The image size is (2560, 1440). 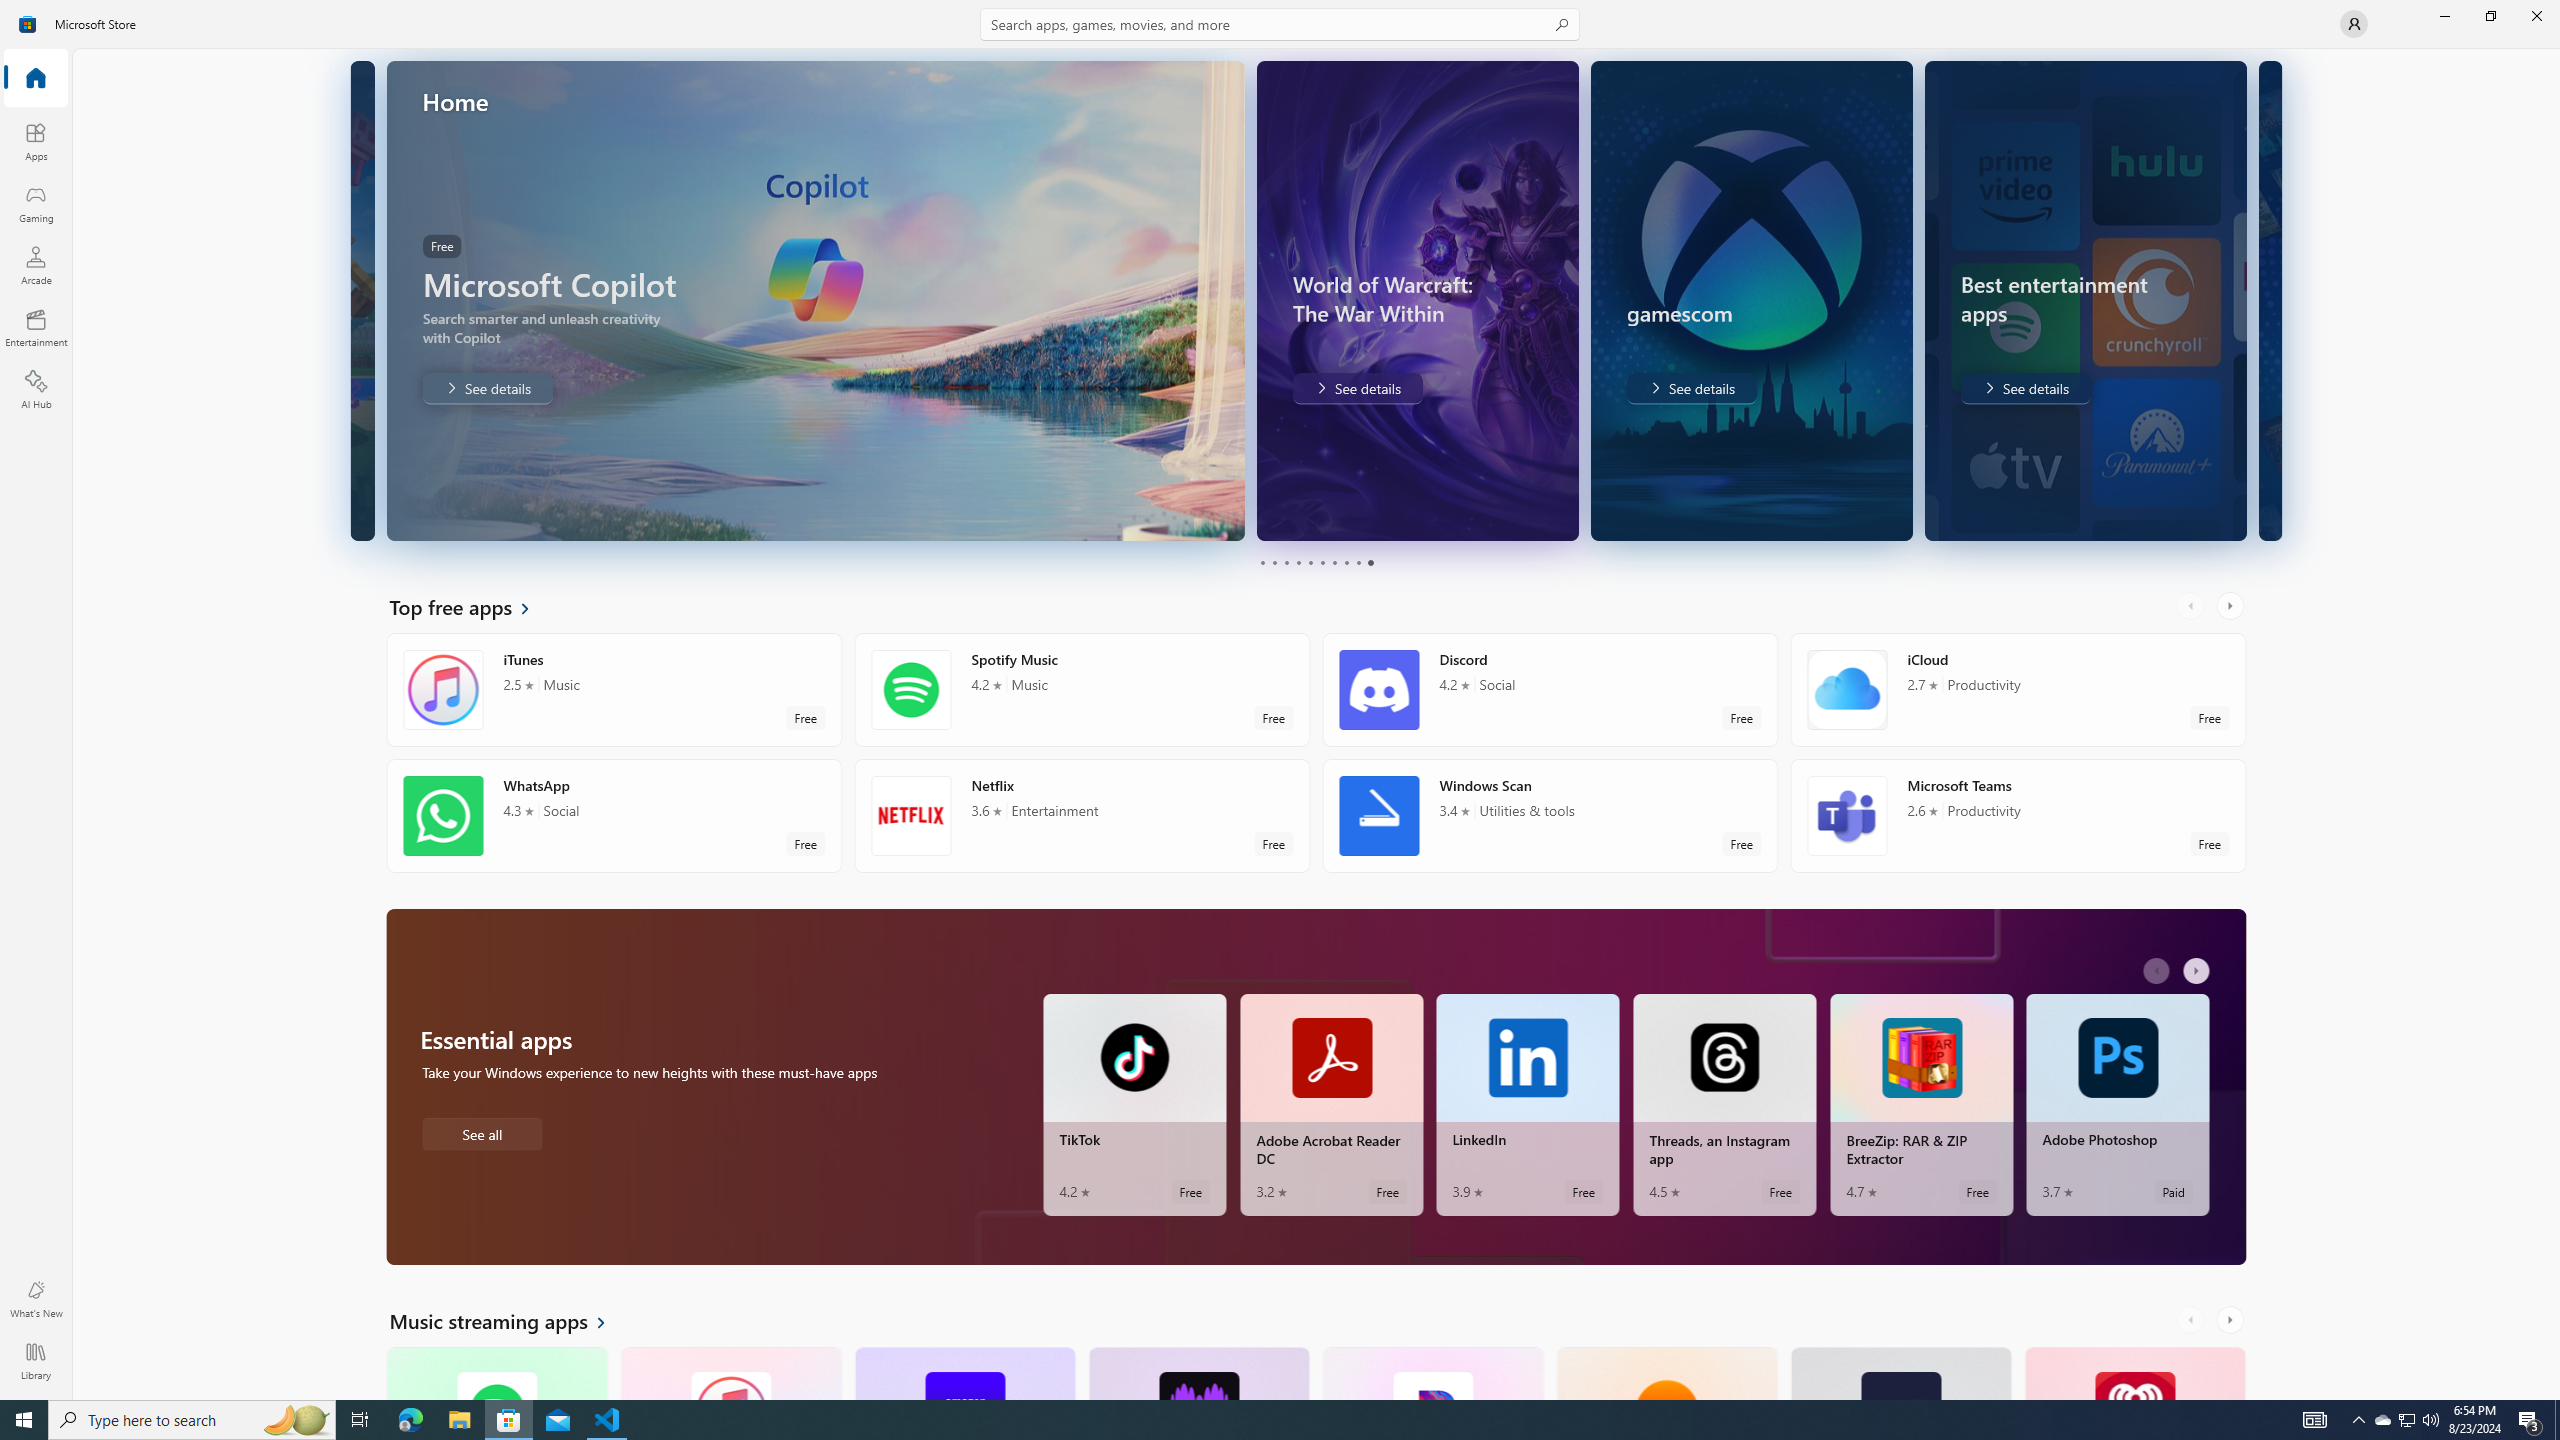 I want to click on 'Gaming', so click(x=34, y=202).